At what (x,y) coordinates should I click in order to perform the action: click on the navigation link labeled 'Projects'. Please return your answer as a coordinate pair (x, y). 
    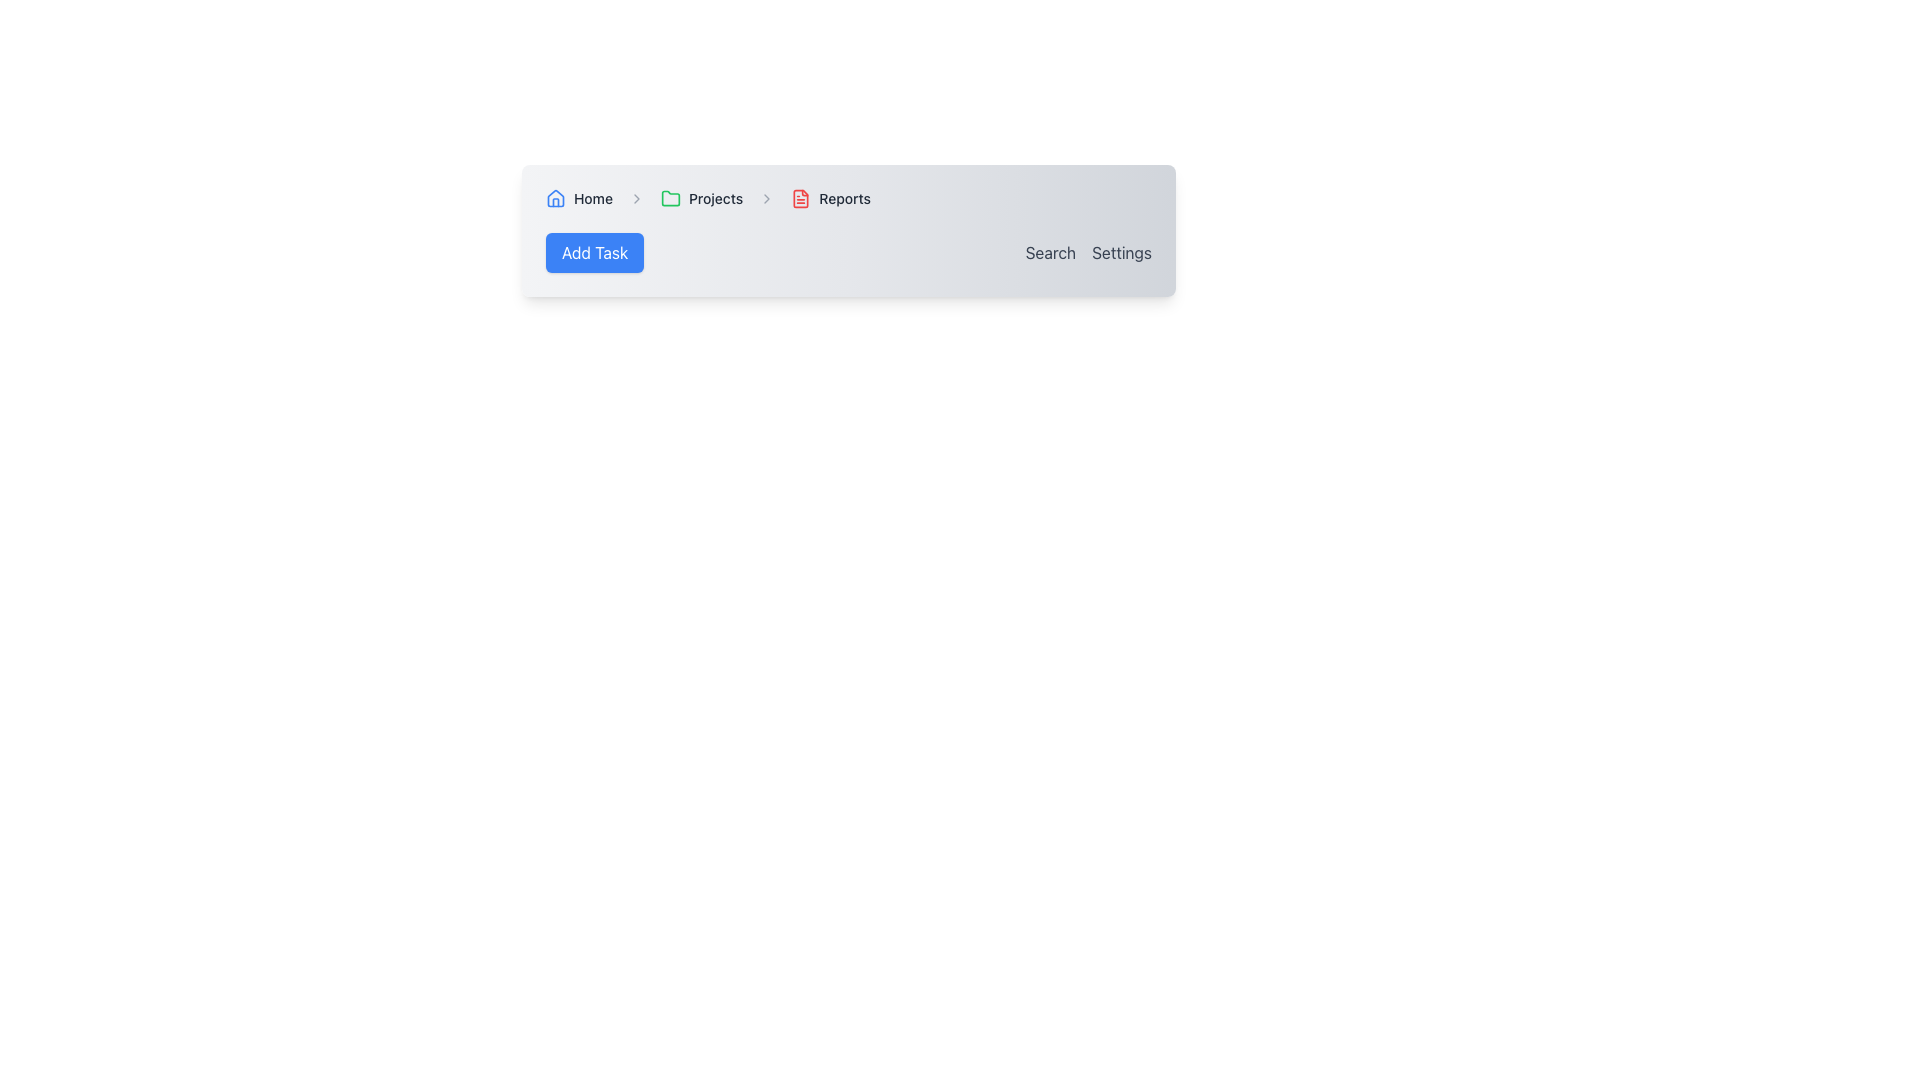
    Looking at the image, I should click on (702, 199).